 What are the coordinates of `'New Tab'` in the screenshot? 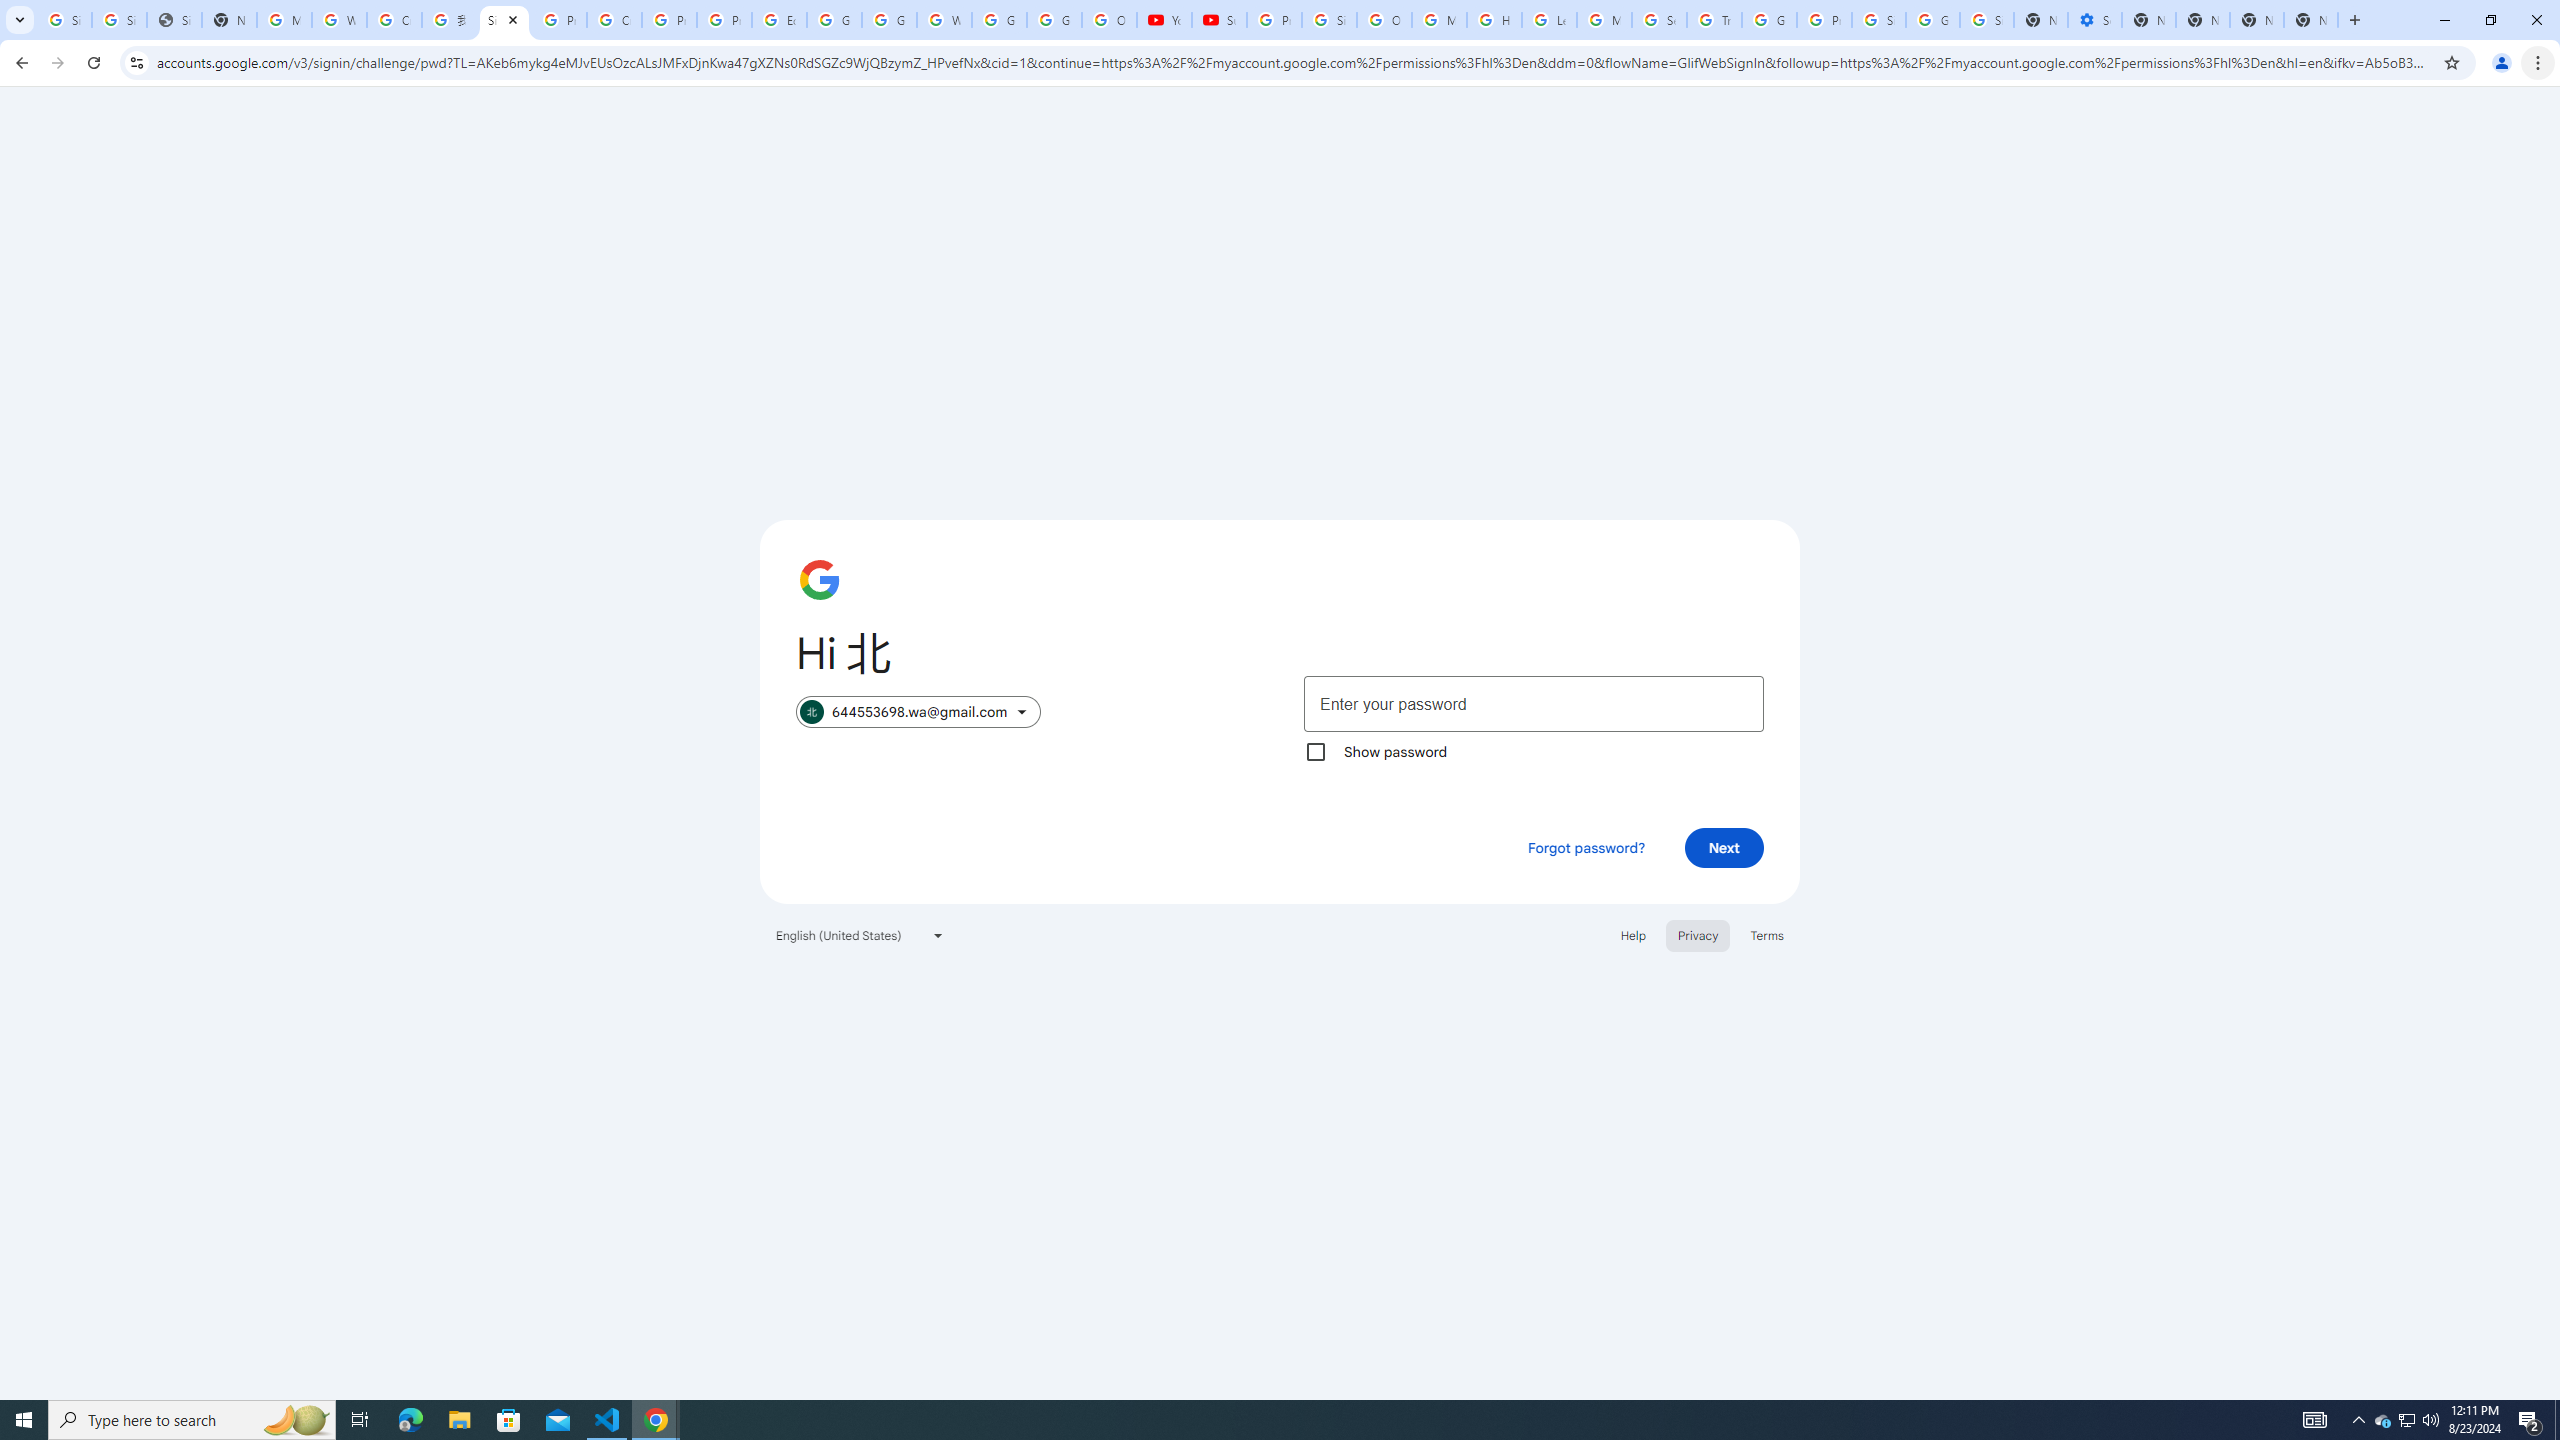 It's located at (2311, 19).